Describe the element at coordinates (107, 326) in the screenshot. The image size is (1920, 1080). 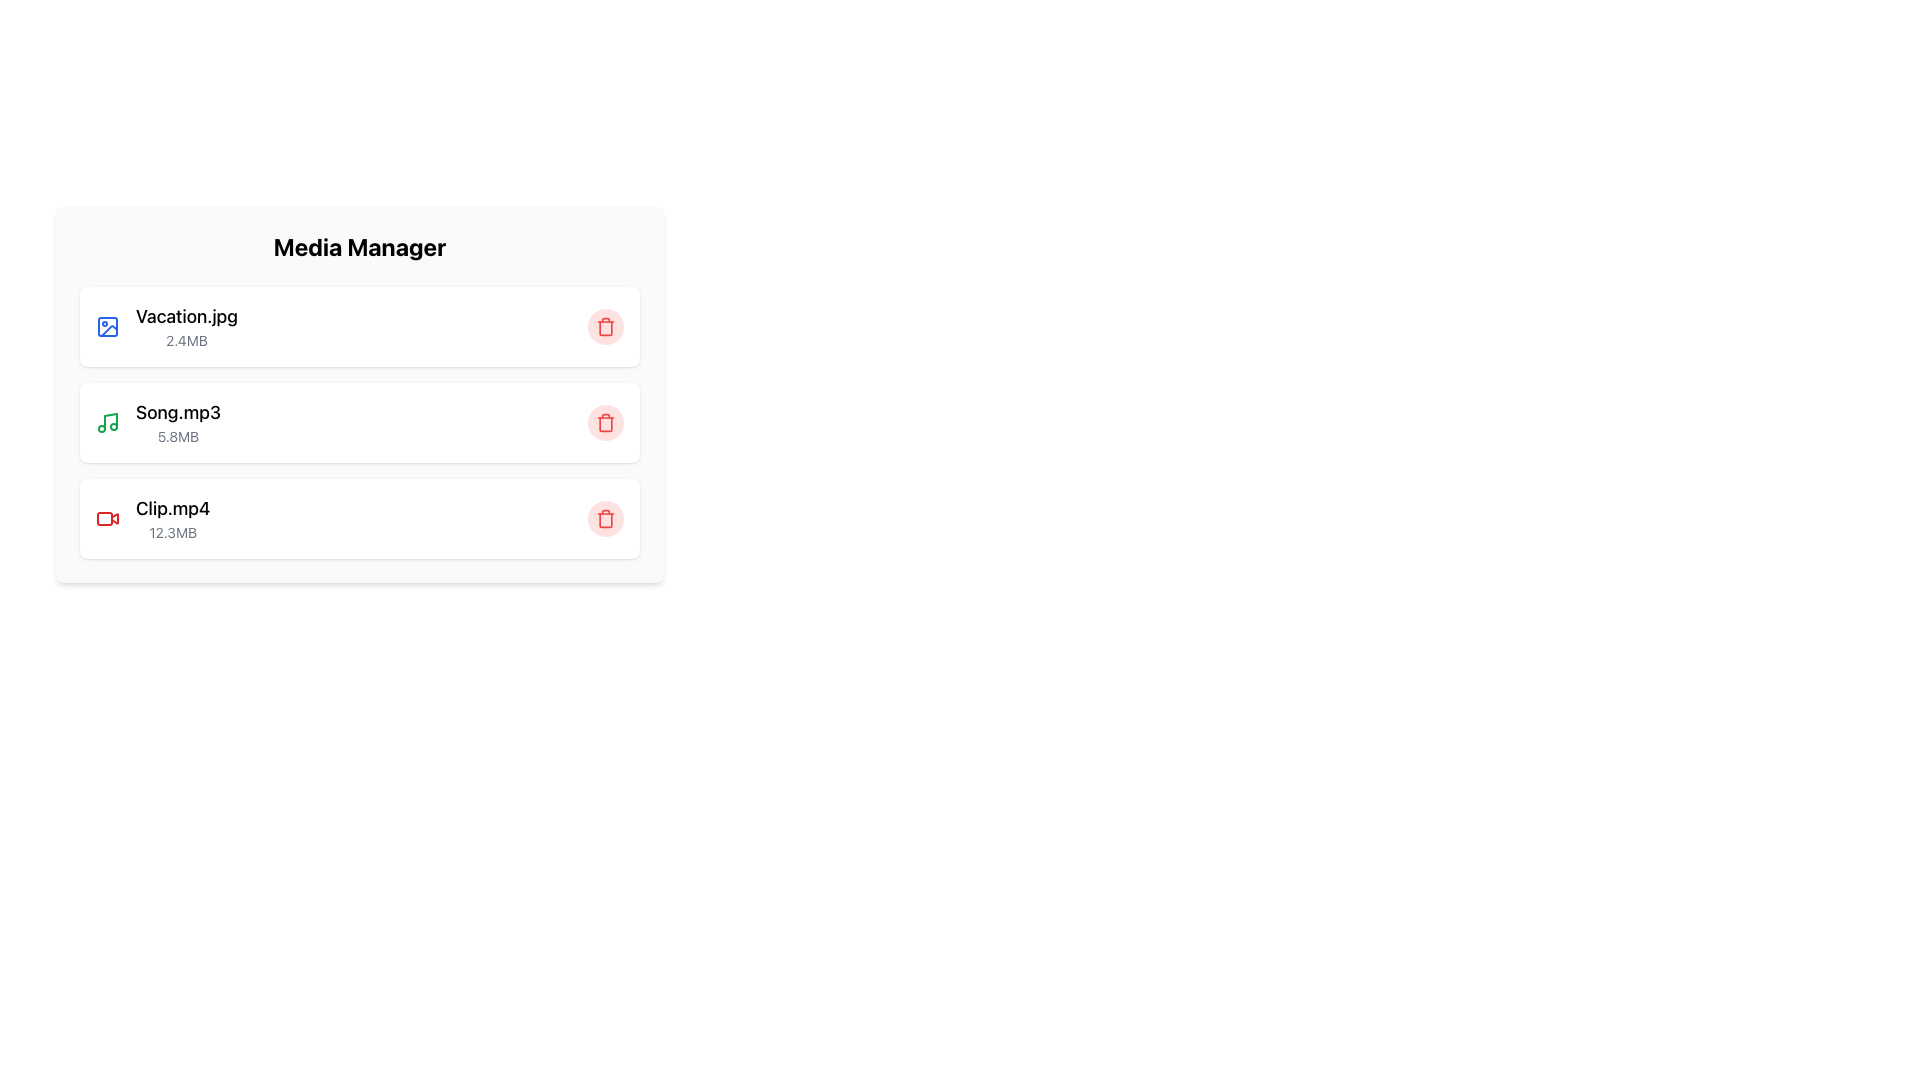
I see `the icon representing the file type of 'Vacation.jpg' located at the top-left corner of the first entry` at that location.